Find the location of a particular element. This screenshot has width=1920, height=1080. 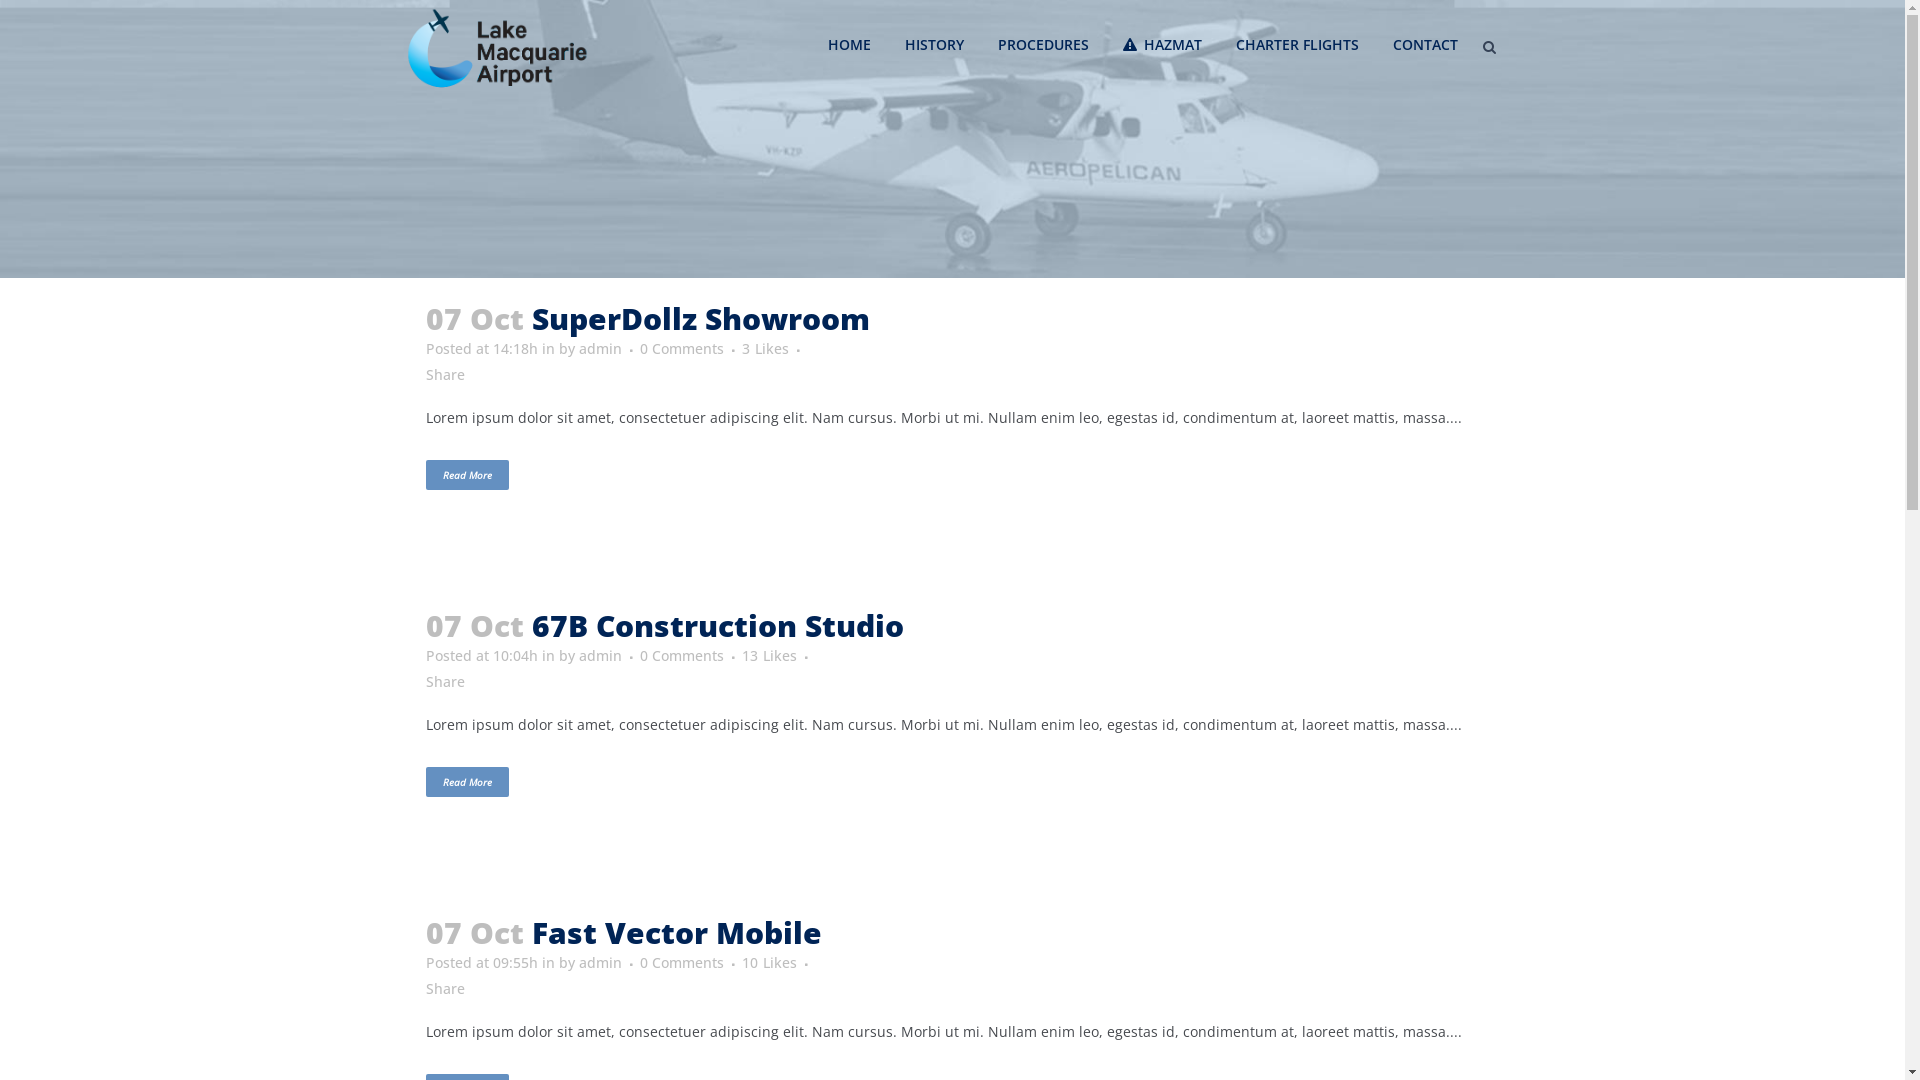

'admin' is located at coordinates (598, 655).